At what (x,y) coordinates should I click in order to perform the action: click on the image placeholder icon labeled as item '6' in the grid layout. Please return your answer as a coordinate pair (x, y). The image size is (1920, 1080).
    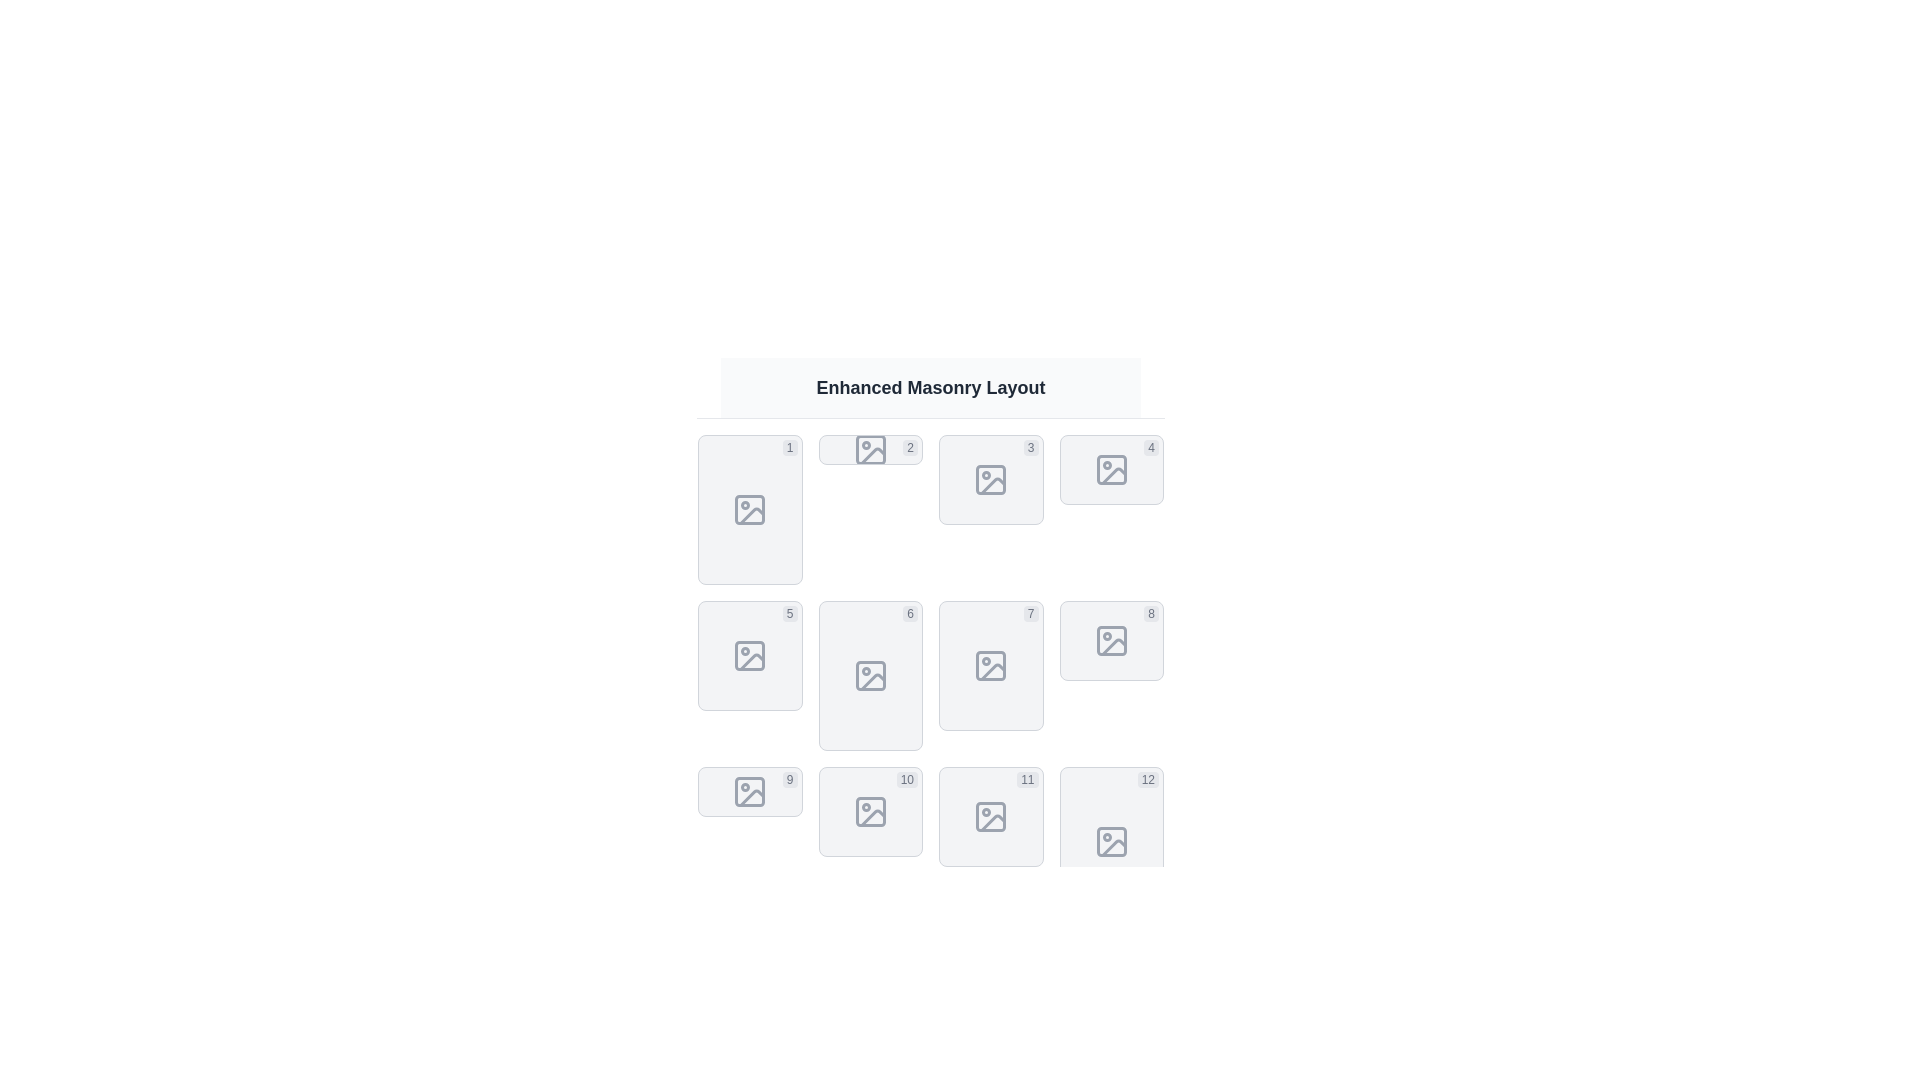
    Looking at the image, I should click on (870, 675).